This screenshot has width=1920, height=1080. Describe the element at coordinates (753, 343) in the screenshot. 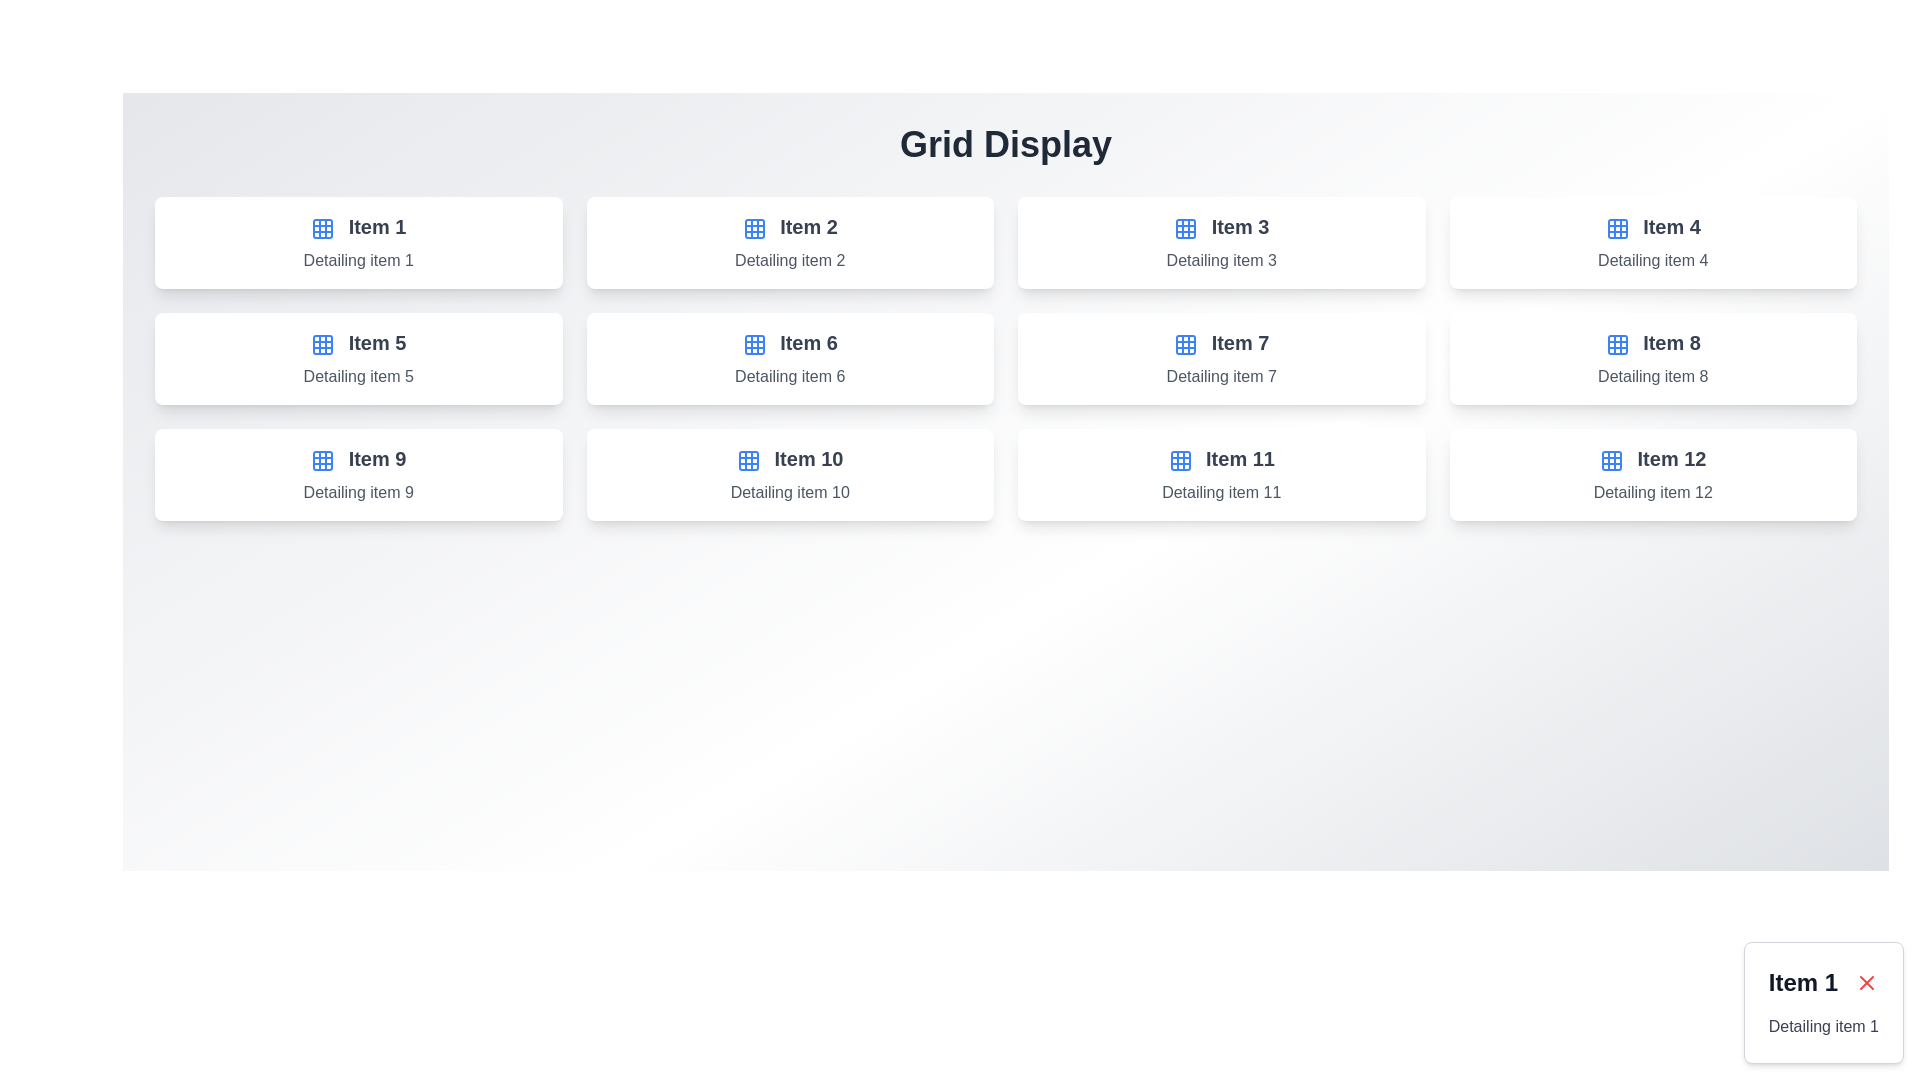

I see `the grid icon located in the second row and second column, which is aligned vertically with 'Item 6'` at that location.